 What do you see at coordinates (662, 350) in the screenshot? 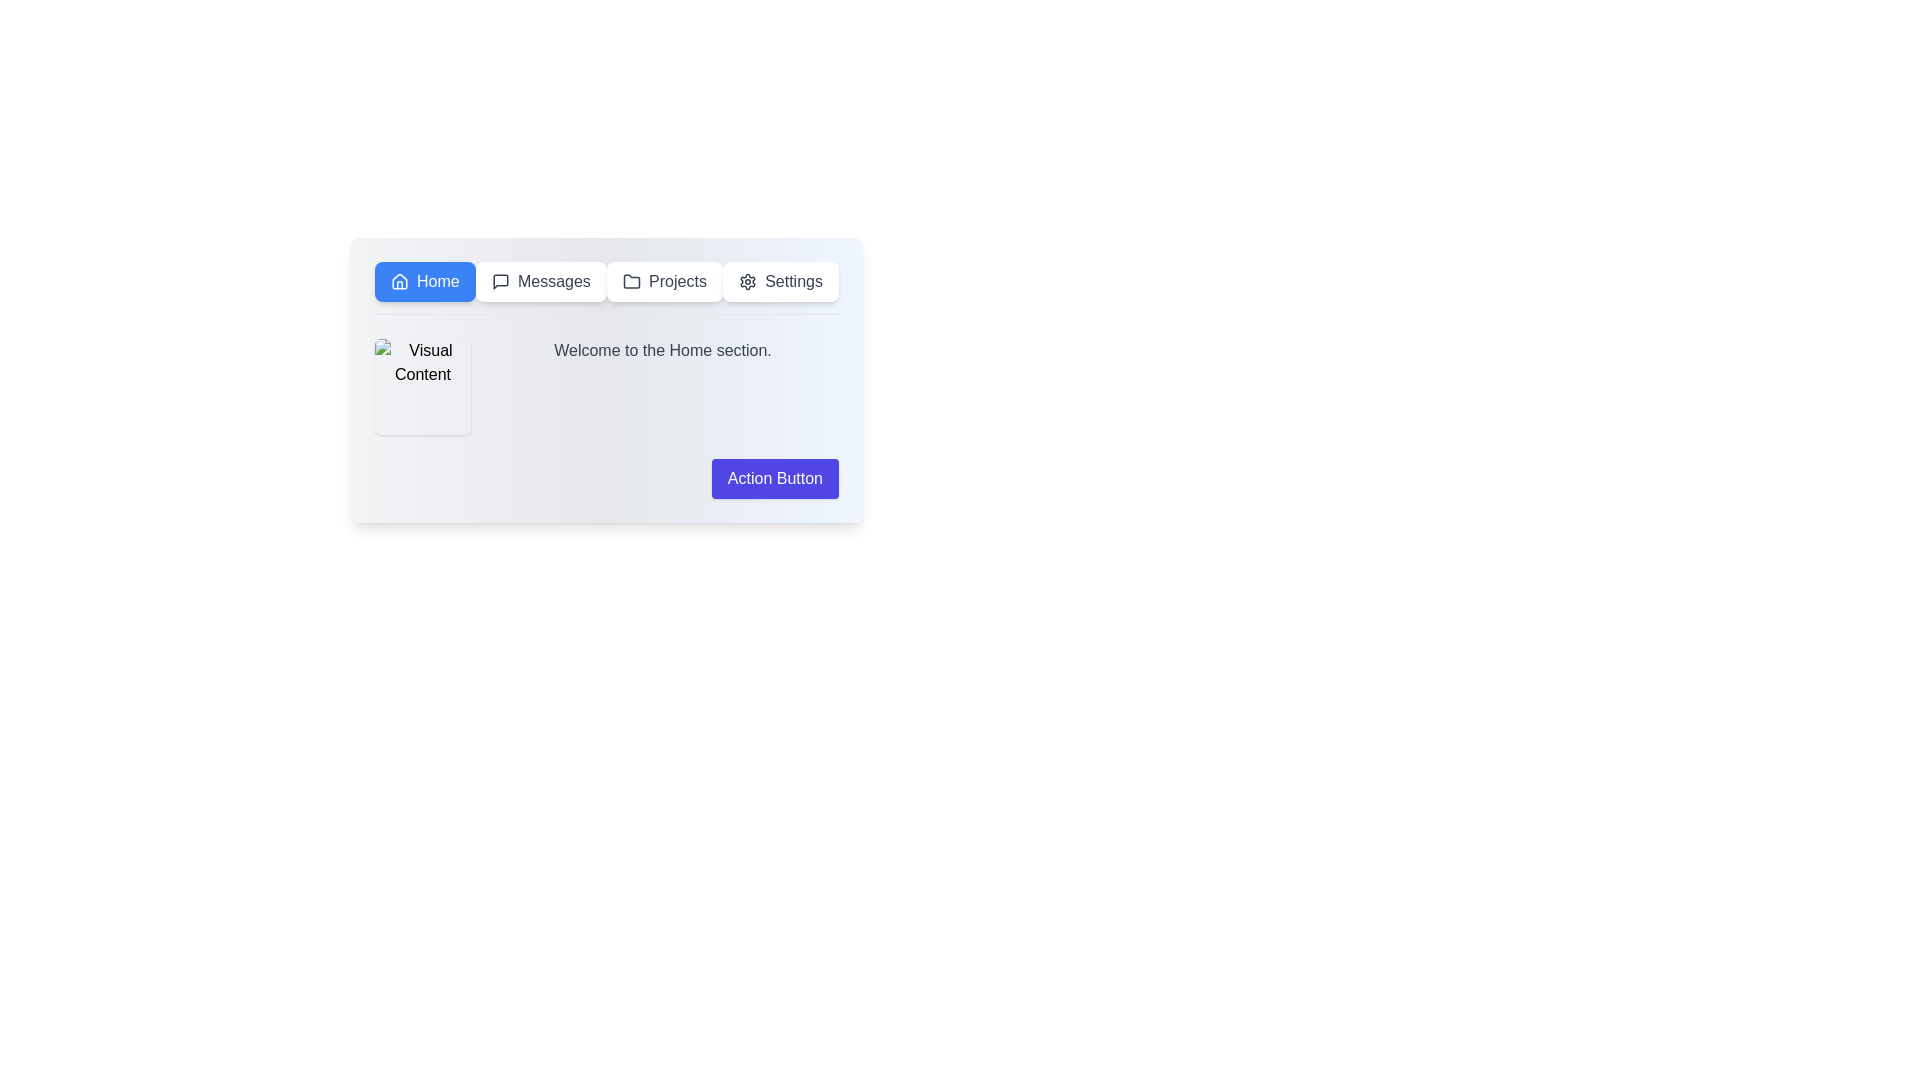
I see `the text label that states 'Welcome to the Home section.', which is styled in gray and positioned to the right of an image labeled 'Visual Content.'` at bounding box center [662, 350].